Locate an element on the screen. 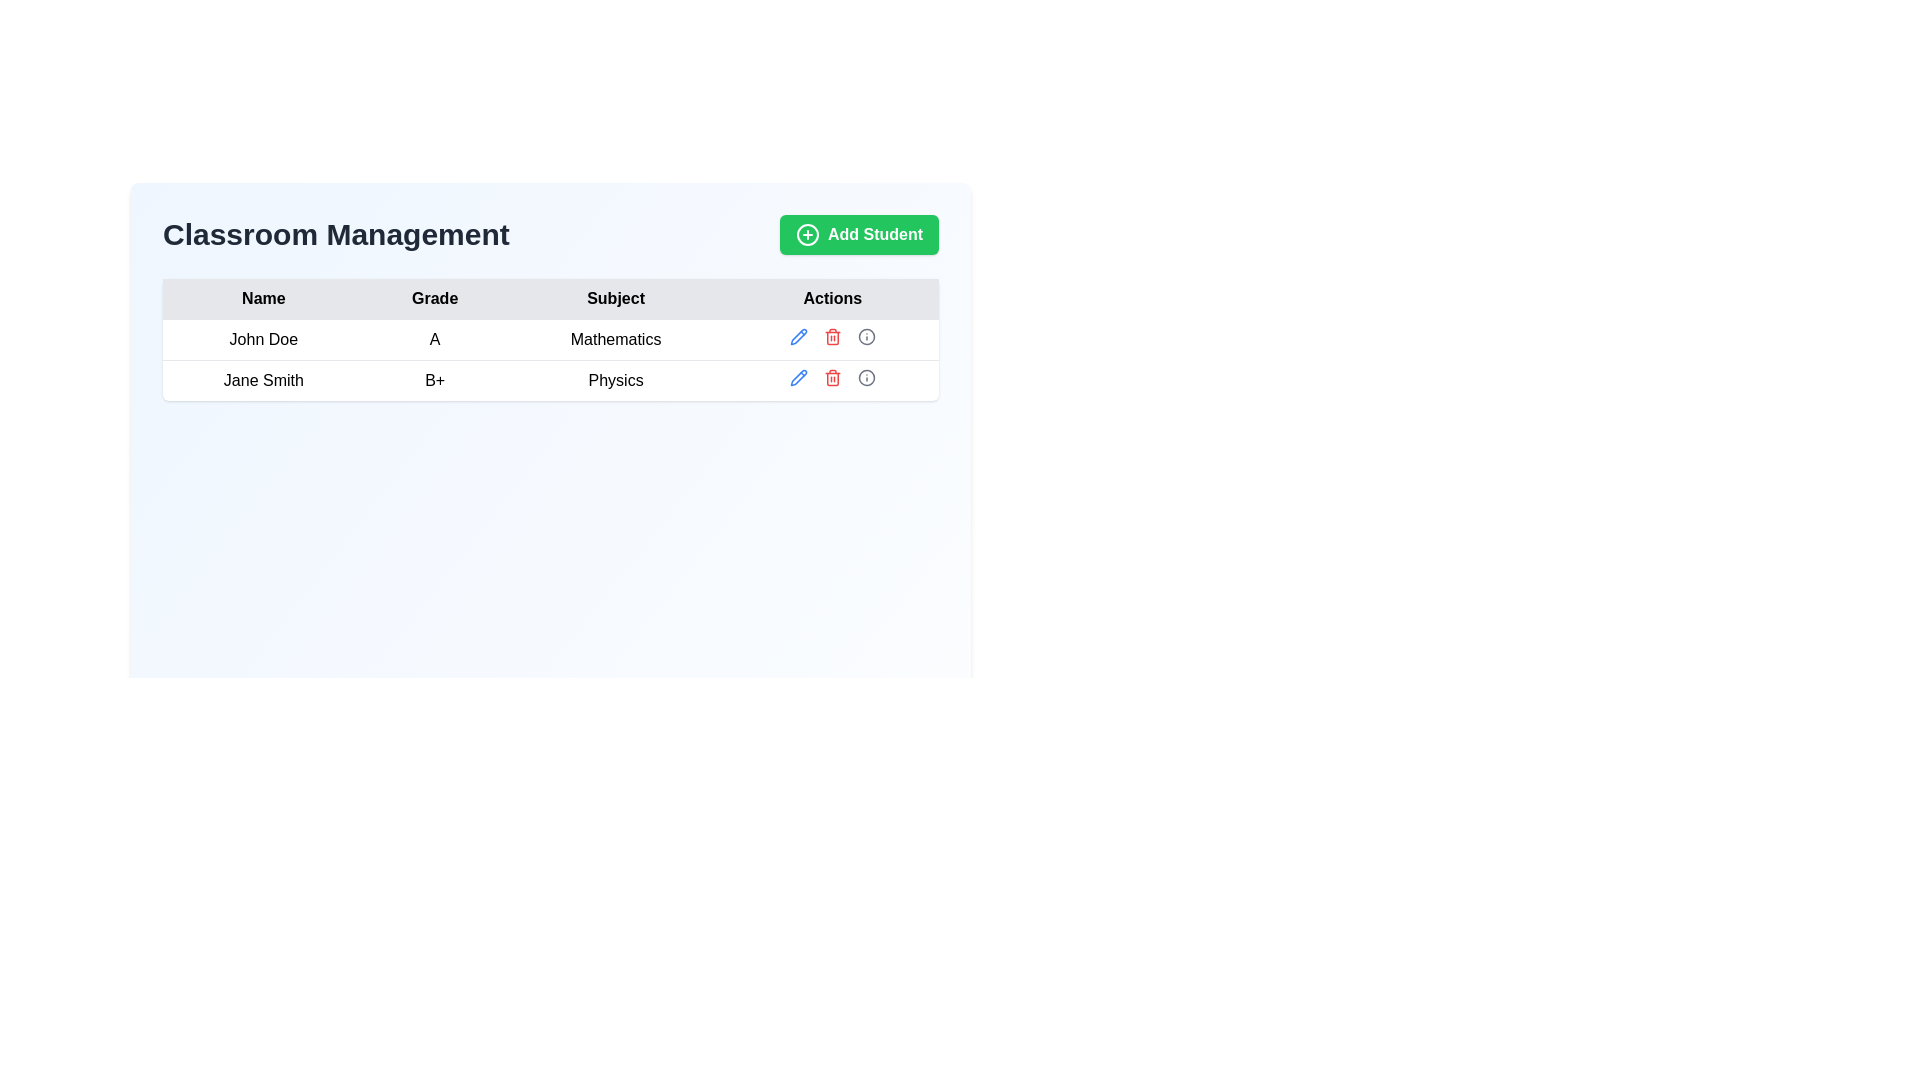  styling of the TextLabel displaying the grade 'B+' located in the second row, second column of the table grid, adjacent to 'Jane Smith' and 'Physics' is located at coordinates (434, 380).